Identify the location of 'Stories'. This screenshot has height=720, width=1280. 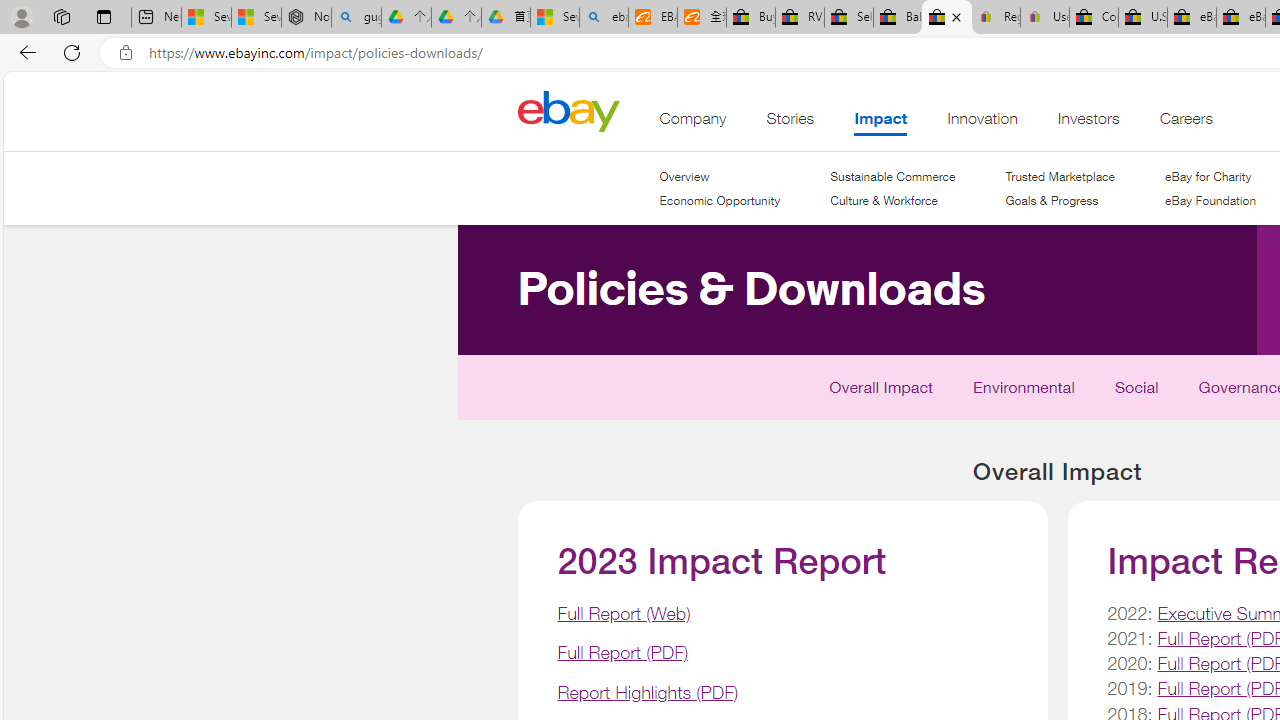
(789, 123).